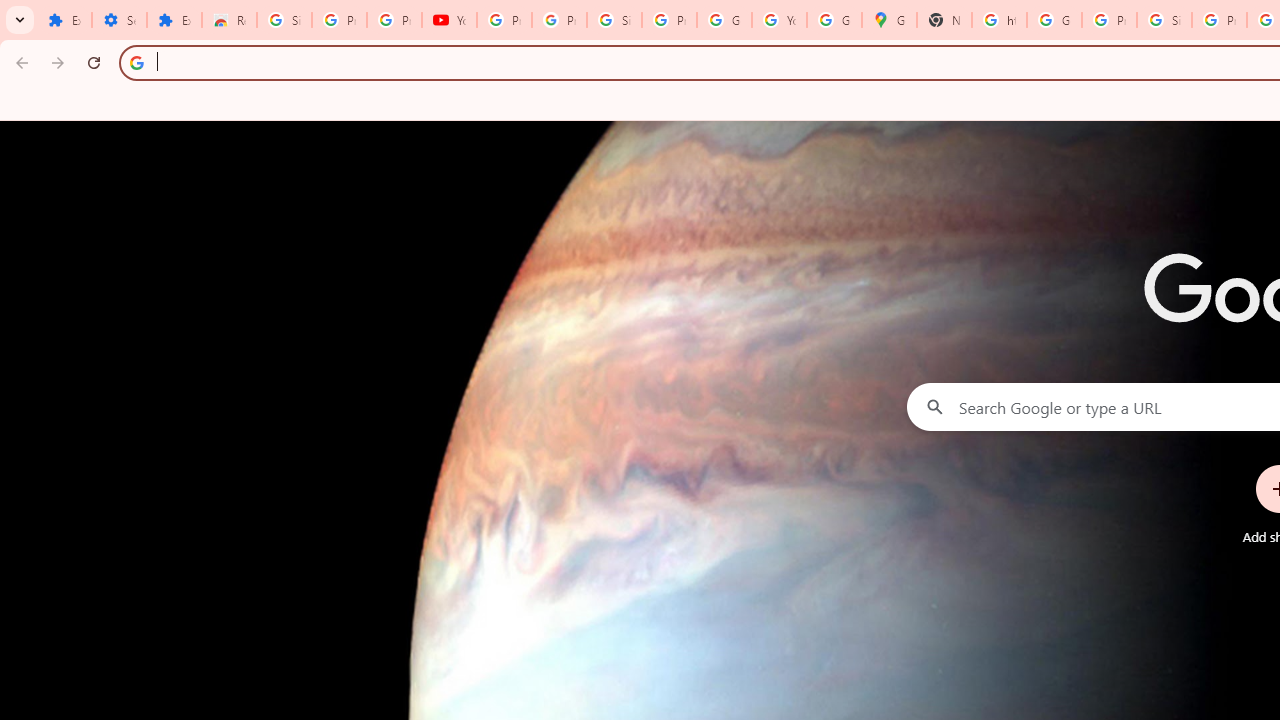  What do you see at coordinates (448, 20) in the screenshot?
I see `'YouTube'` at bounding box center [448, 20].